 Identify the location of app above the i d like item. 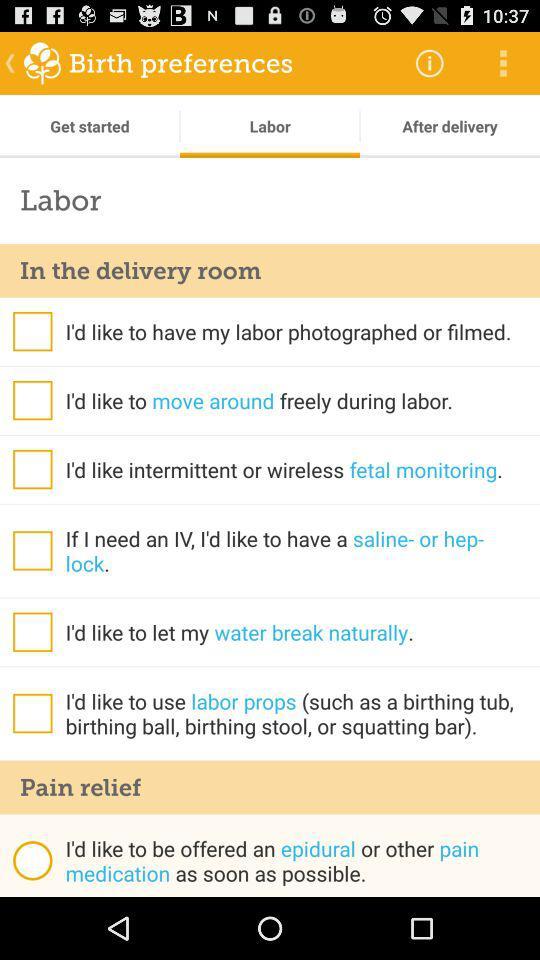
(270, 787).